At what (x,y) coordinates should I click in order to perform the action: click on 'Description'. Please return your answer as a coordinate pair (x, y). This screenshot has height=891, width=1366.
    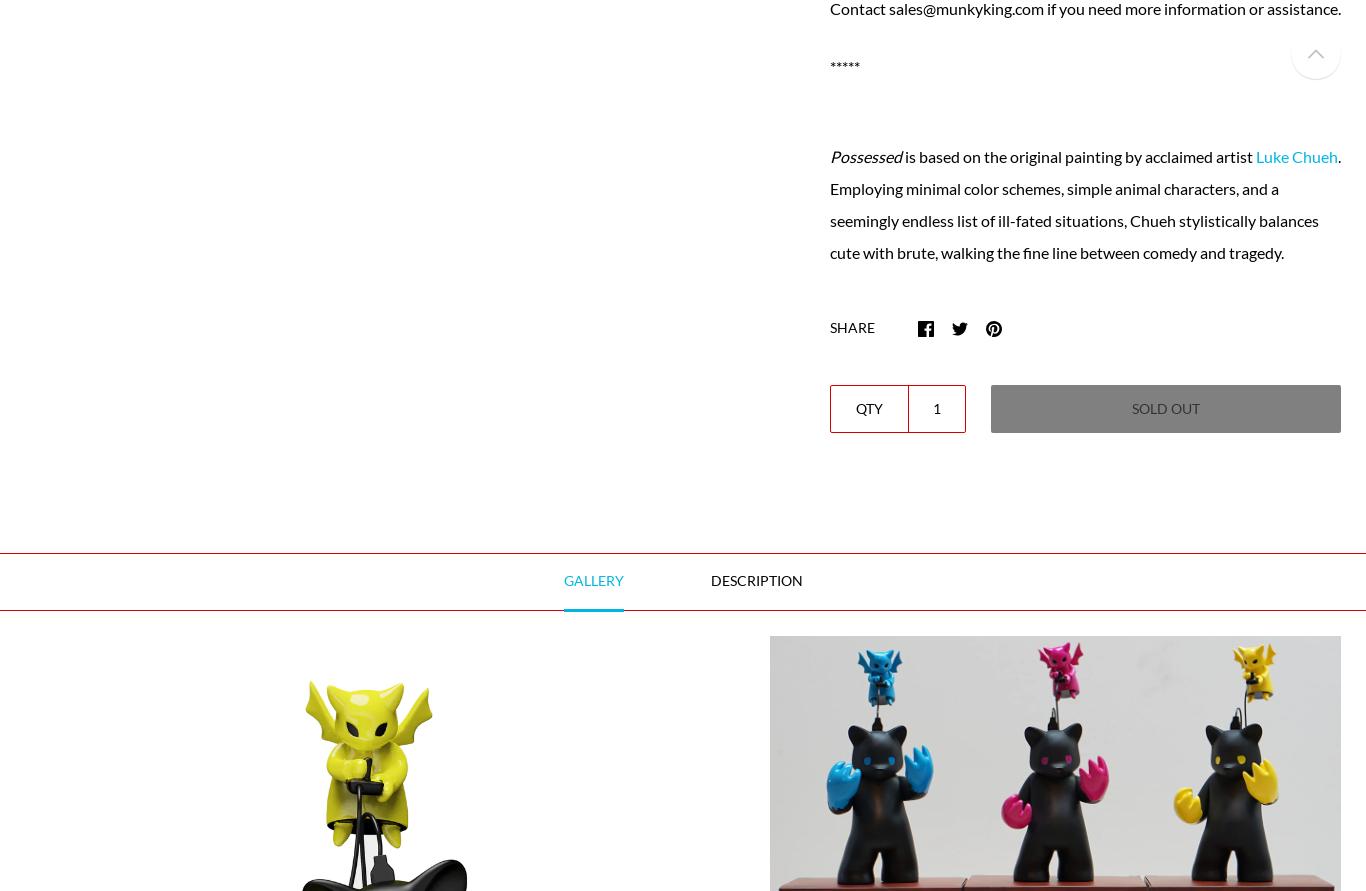
    Looking at the image, I should click on (755, 579).